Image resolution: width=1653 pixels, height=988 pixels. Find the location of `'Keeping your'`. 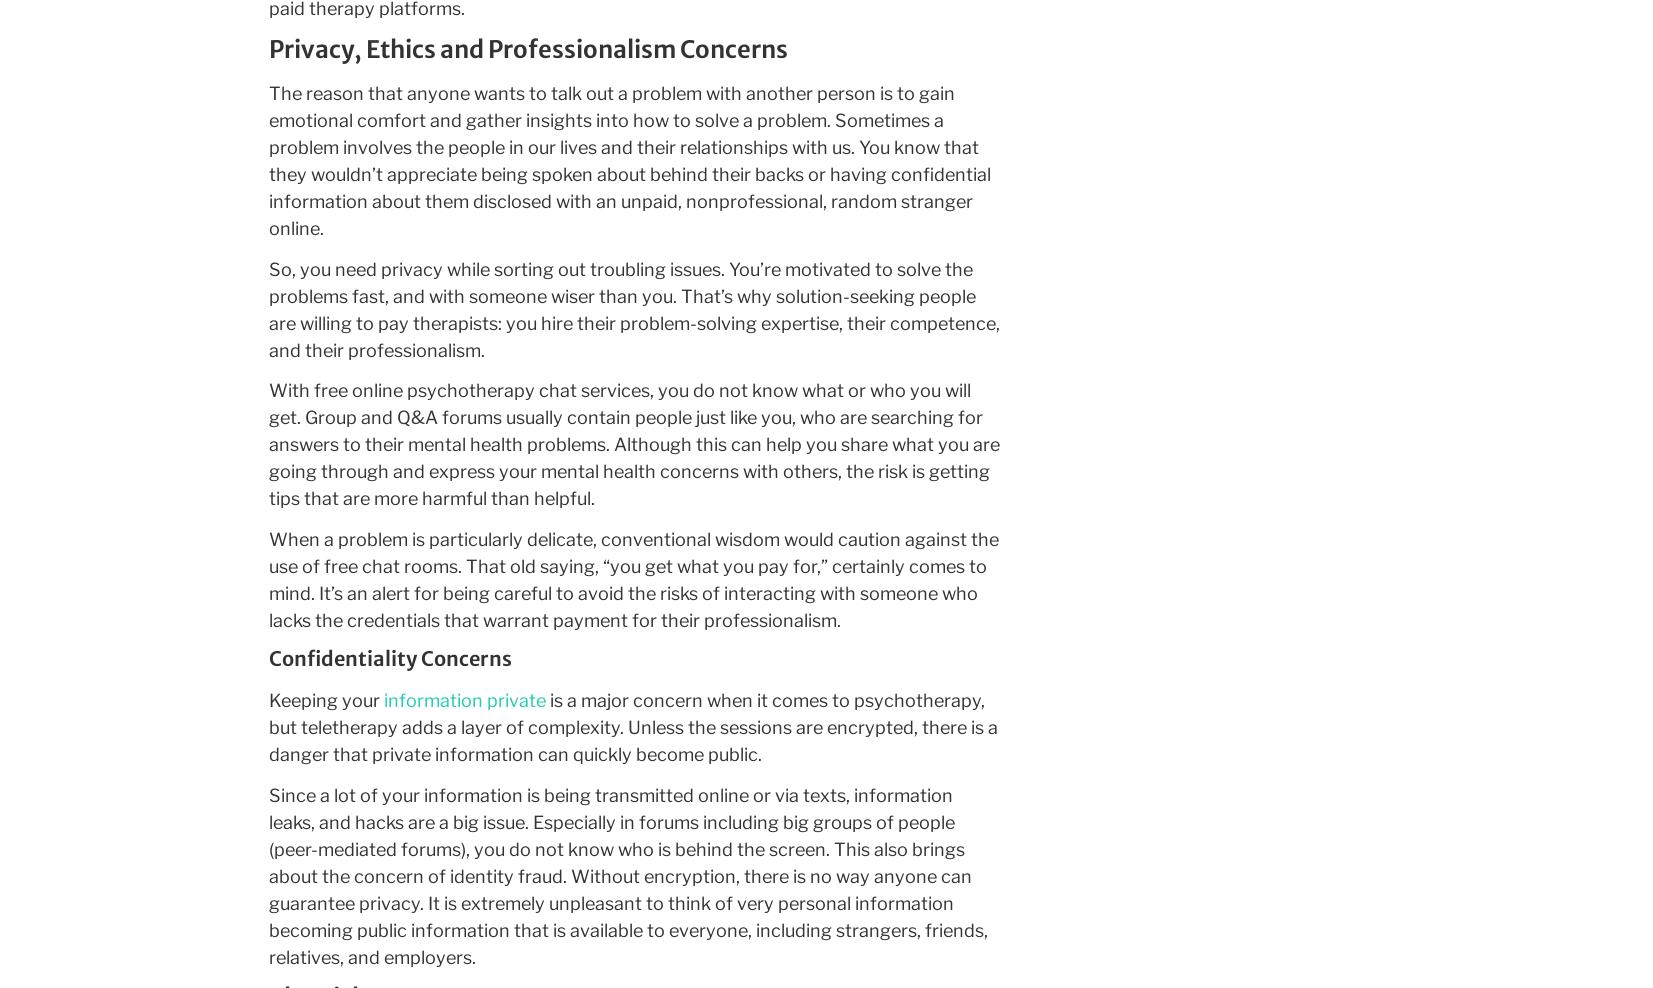

'Keeping your' is located at coordinates (266, 700).